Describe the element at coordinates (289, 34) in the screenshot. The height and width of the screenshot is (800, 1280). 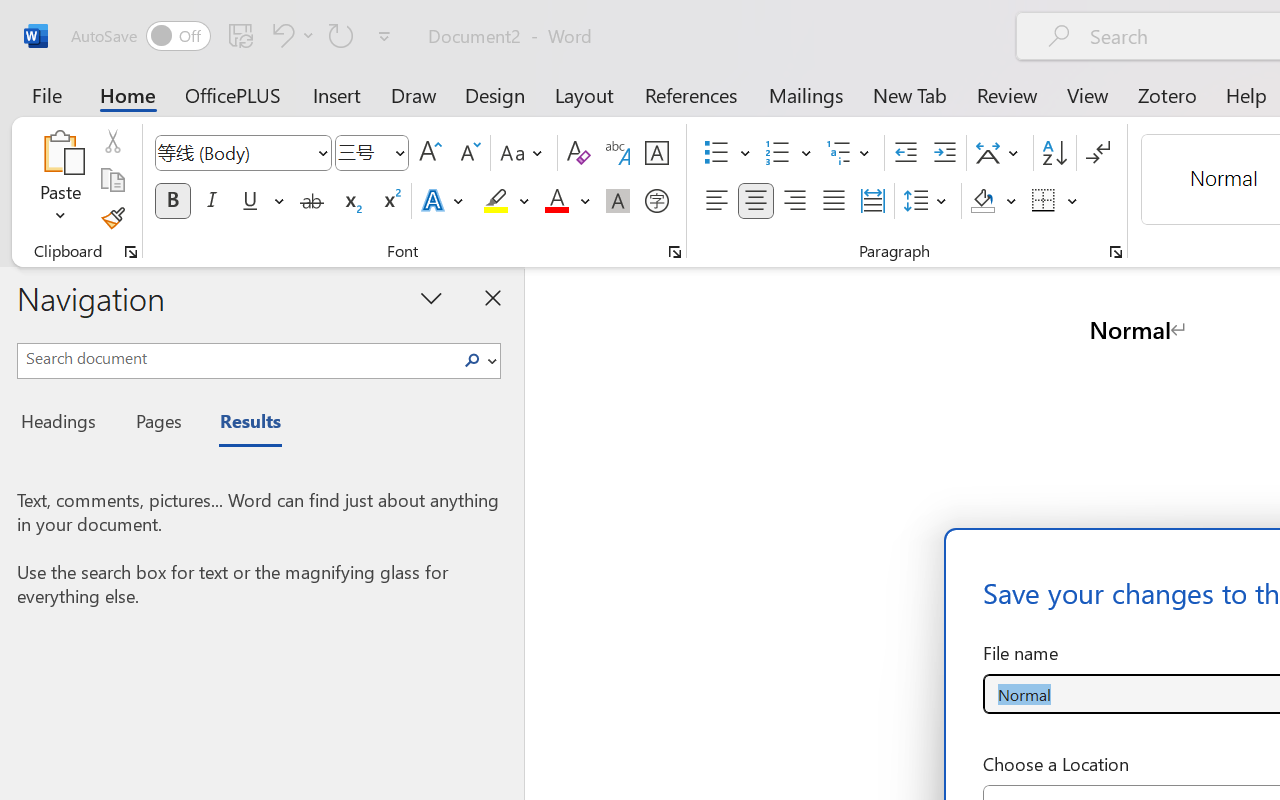
I see `'Undo Style'` at that location.